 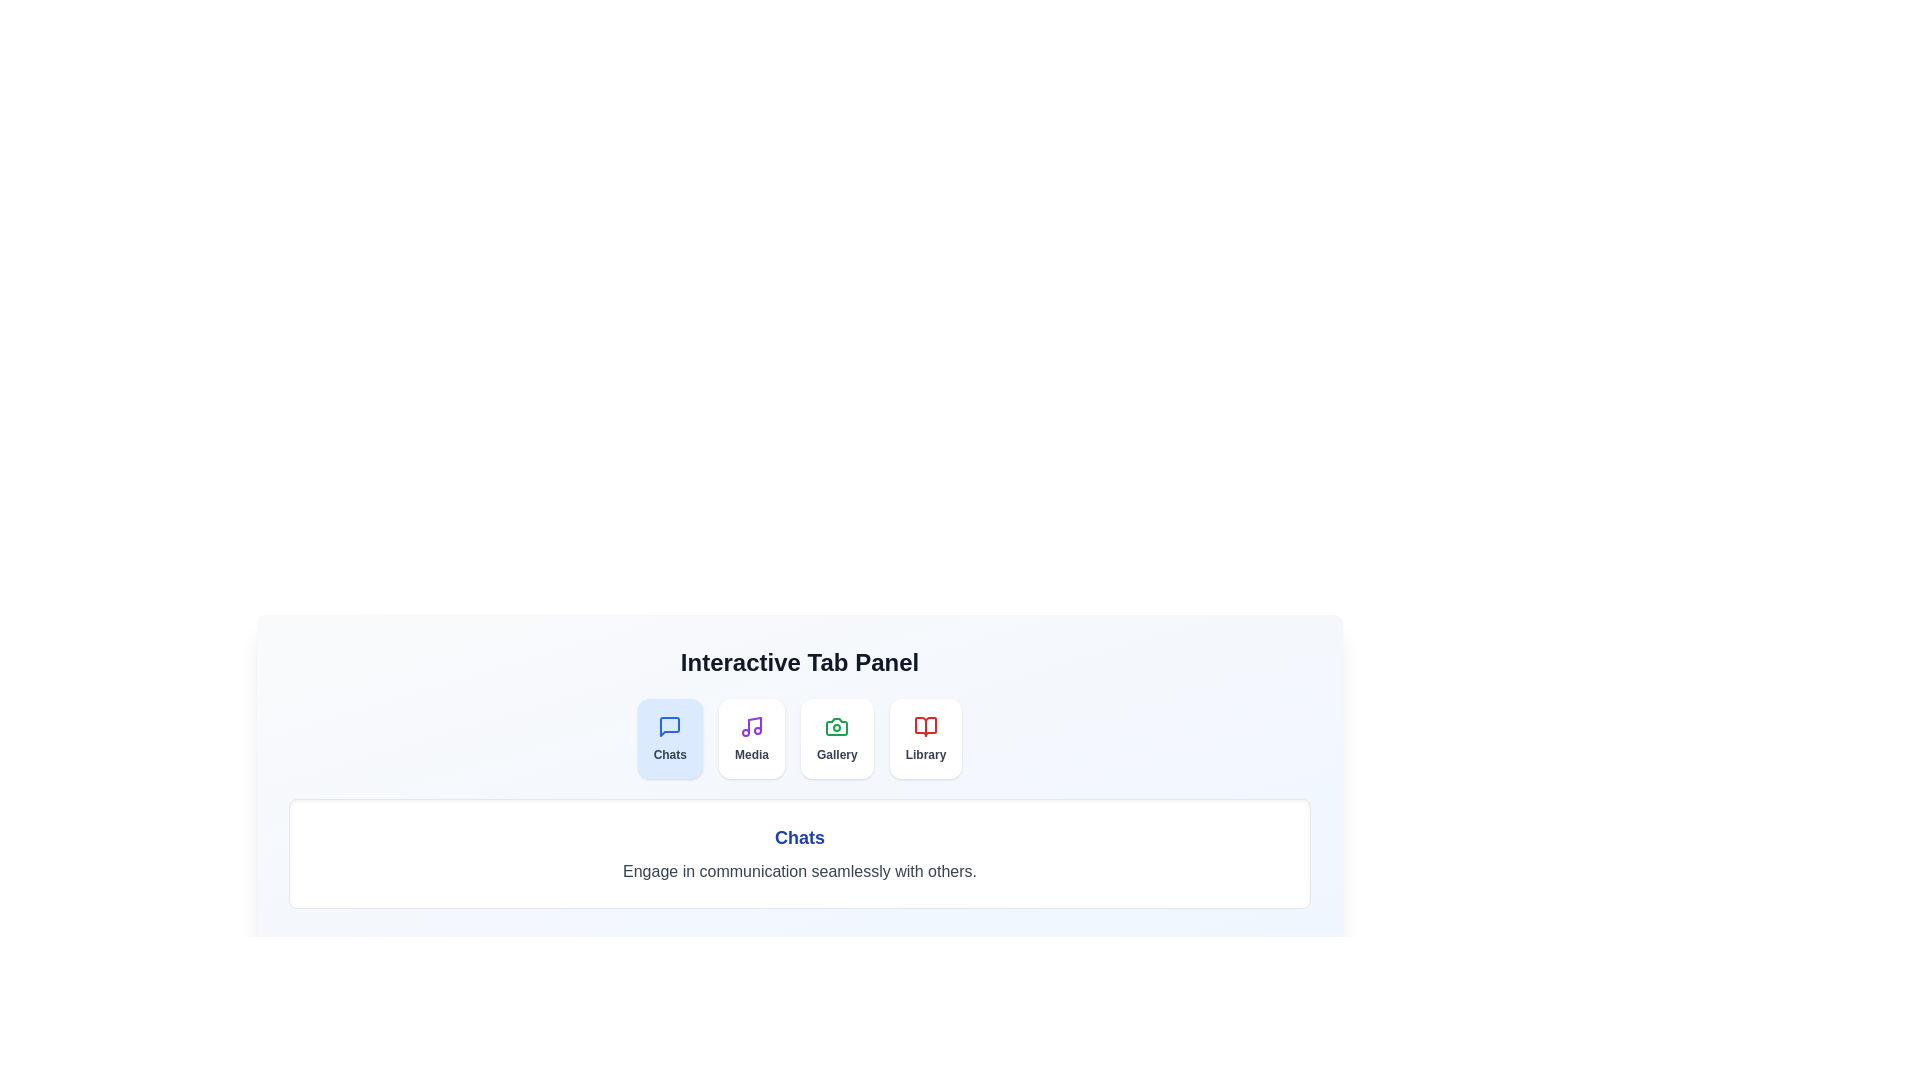 What do you see at coordinates (670, 739) in the screenshot?
I see `the tab Chats` at bounding box center [670, 739].